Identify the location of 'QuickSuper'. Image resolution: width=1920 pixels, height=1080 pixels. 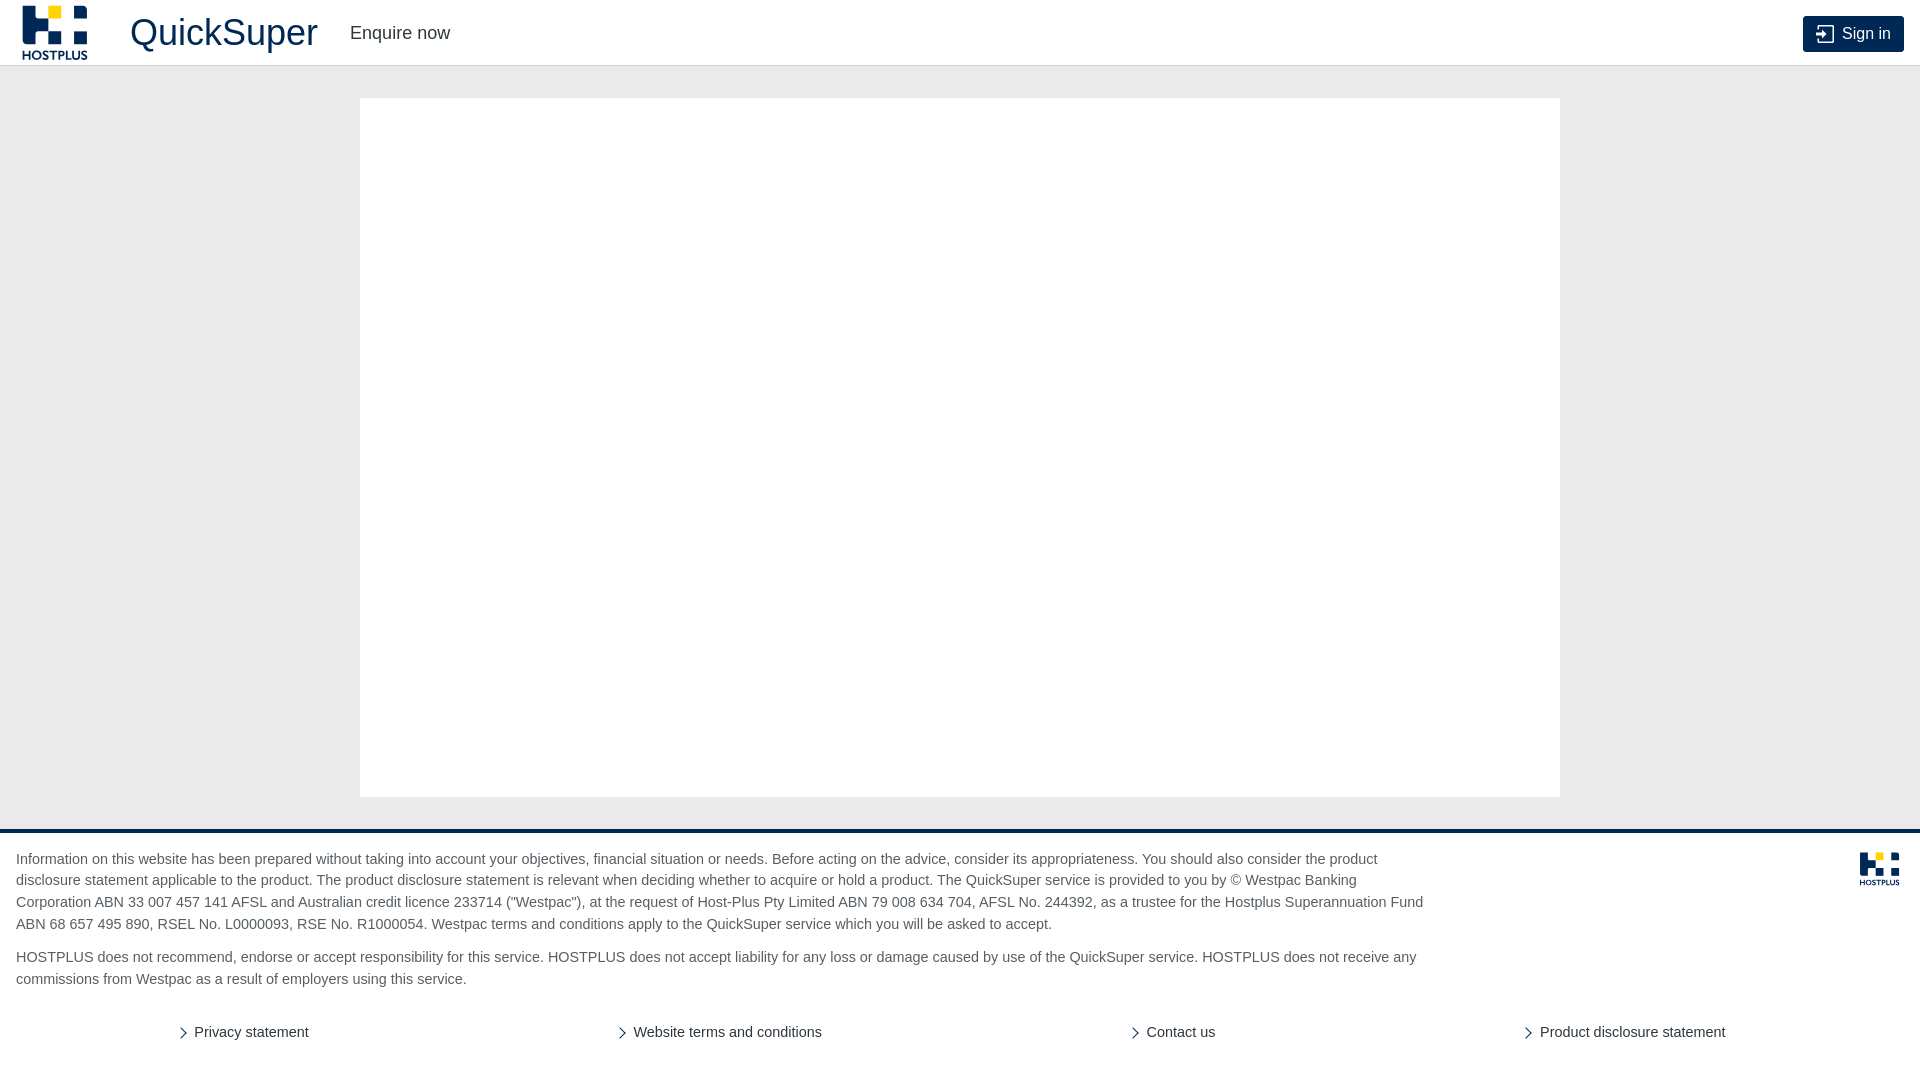
(167, 33).